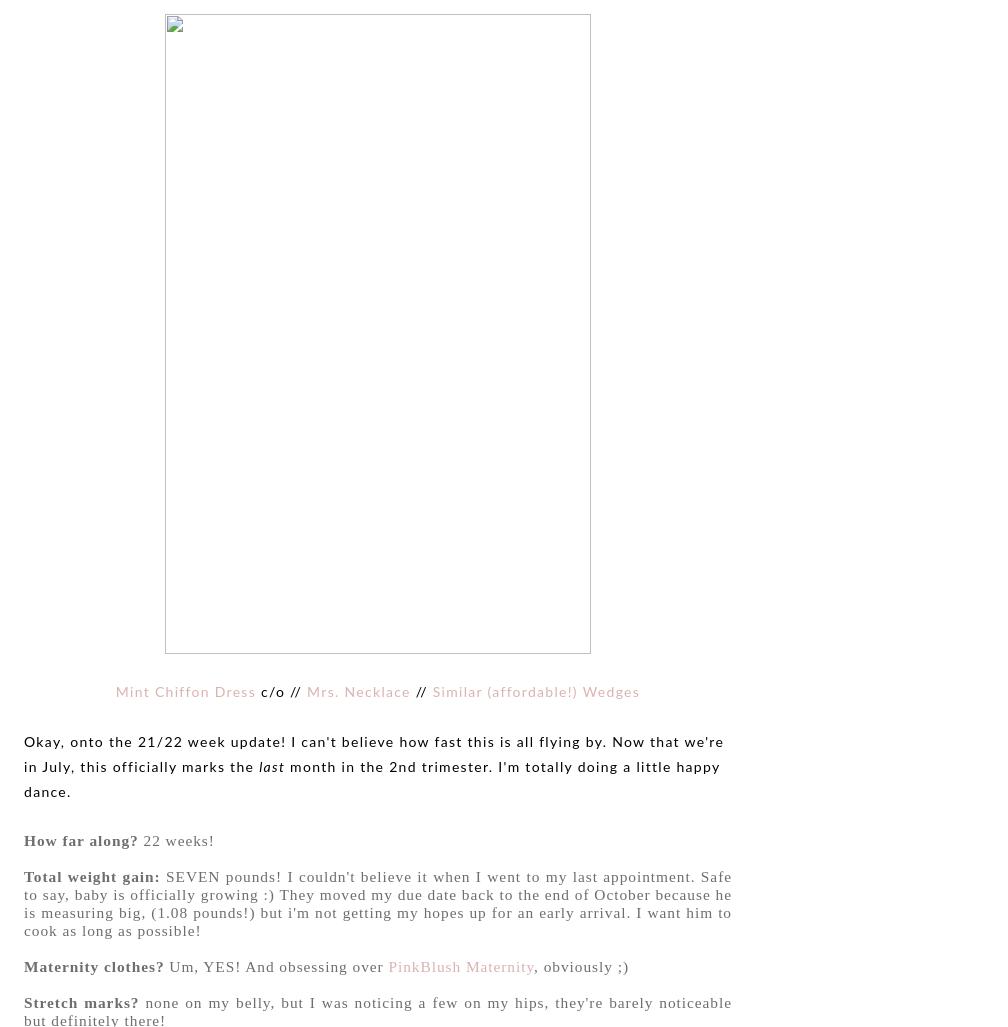 The height and width of the screenshot is (1027, 1008). Describe the element at coordinates (81, 1000) in the screenshot. I see `'Stretch marks?'` at that location.